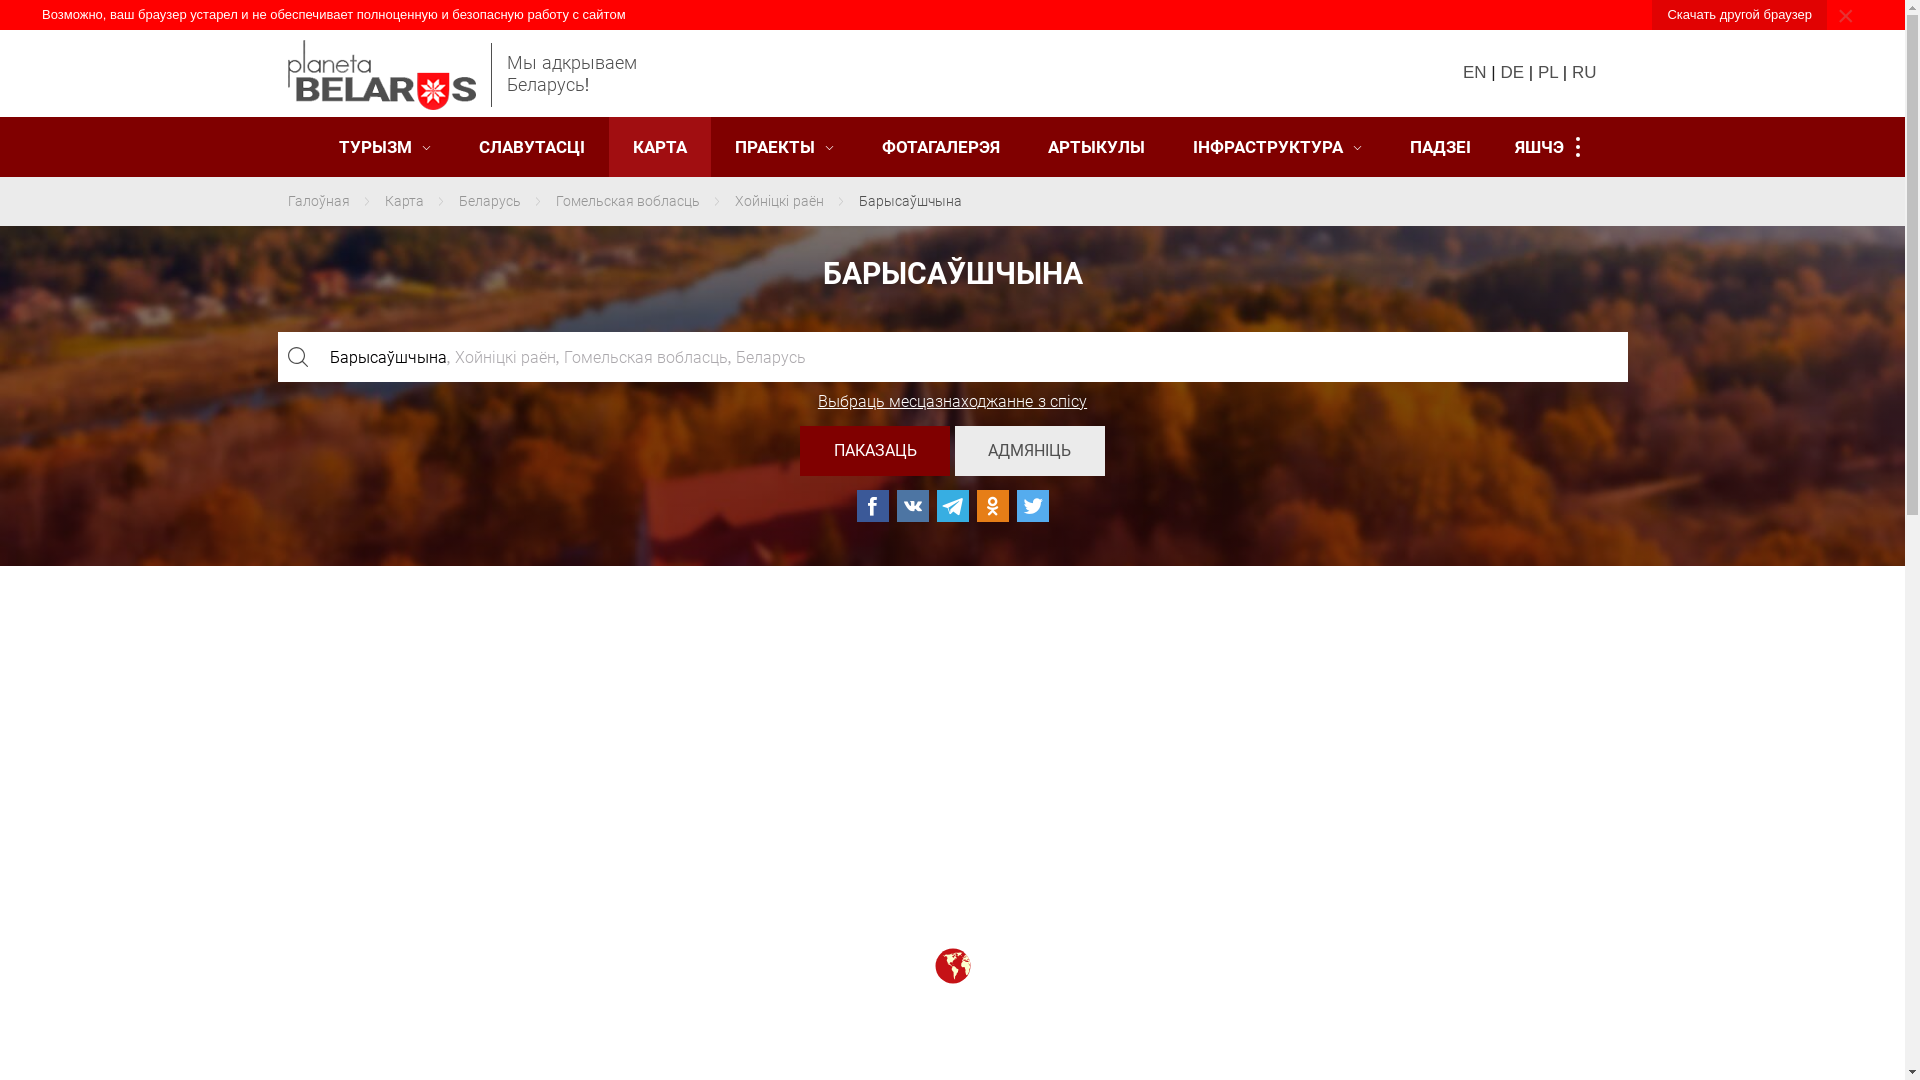  What do you see at coordinates (1583, 71) in the screenshot?
I see `'RU'` at bounding box center [1583, 71].